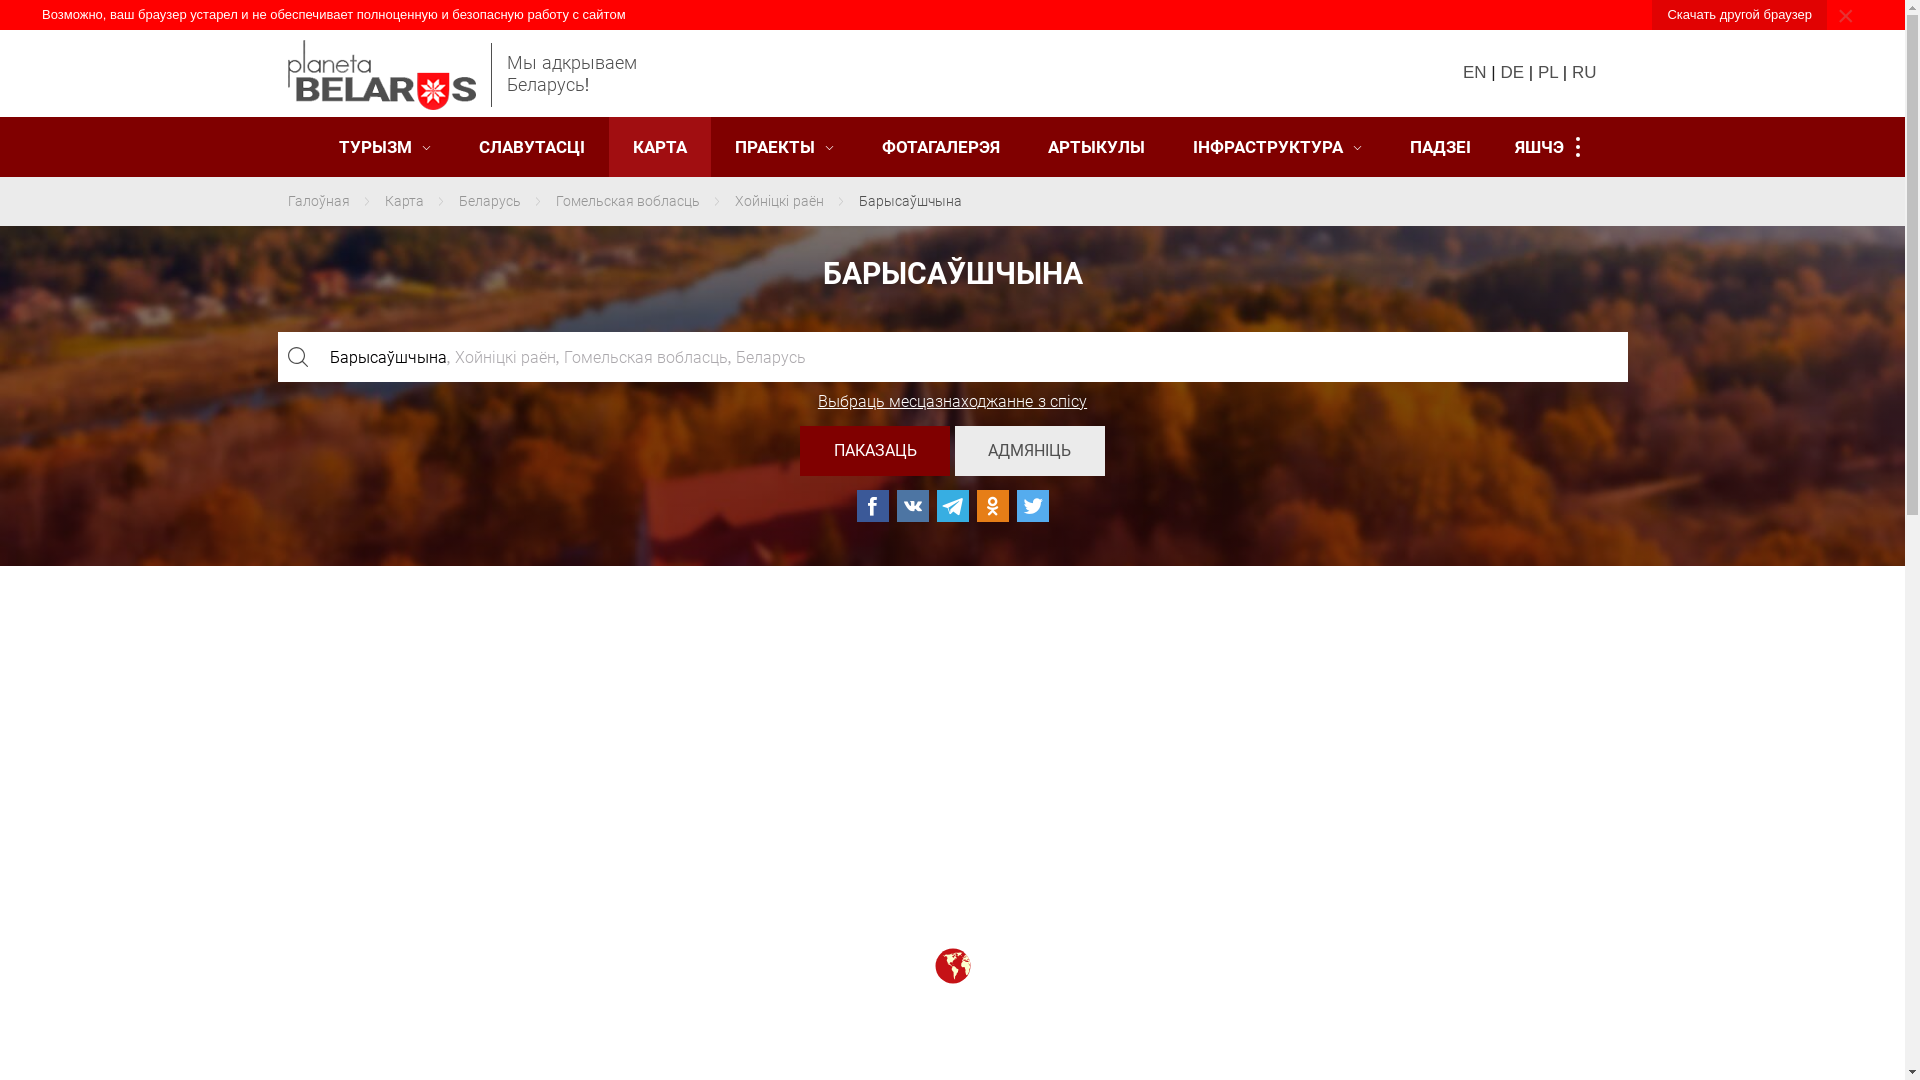  What do you see at coordinates (1583, 71) in the screenshot?
I see `'RU'` at bounding box center [1583, 71].